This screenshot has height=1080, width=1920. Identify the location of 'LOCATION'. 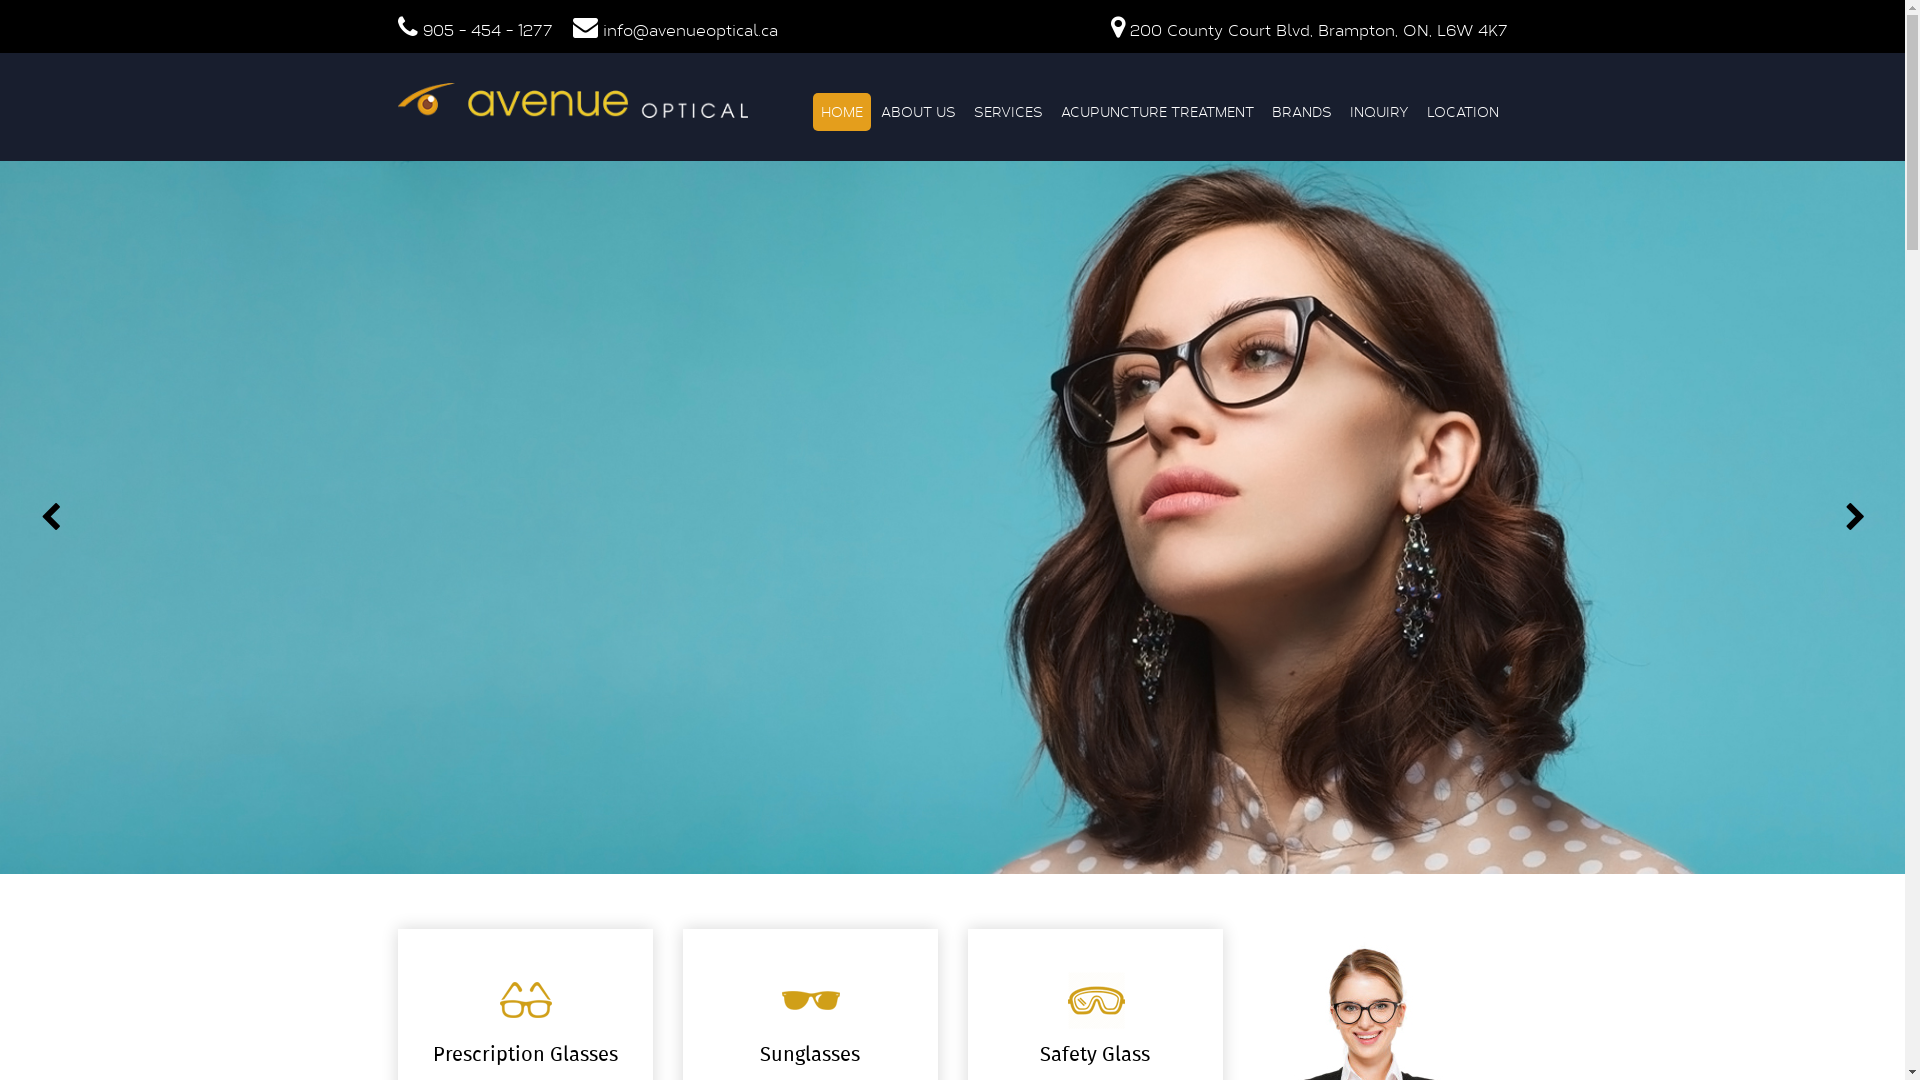
(1416, 111).